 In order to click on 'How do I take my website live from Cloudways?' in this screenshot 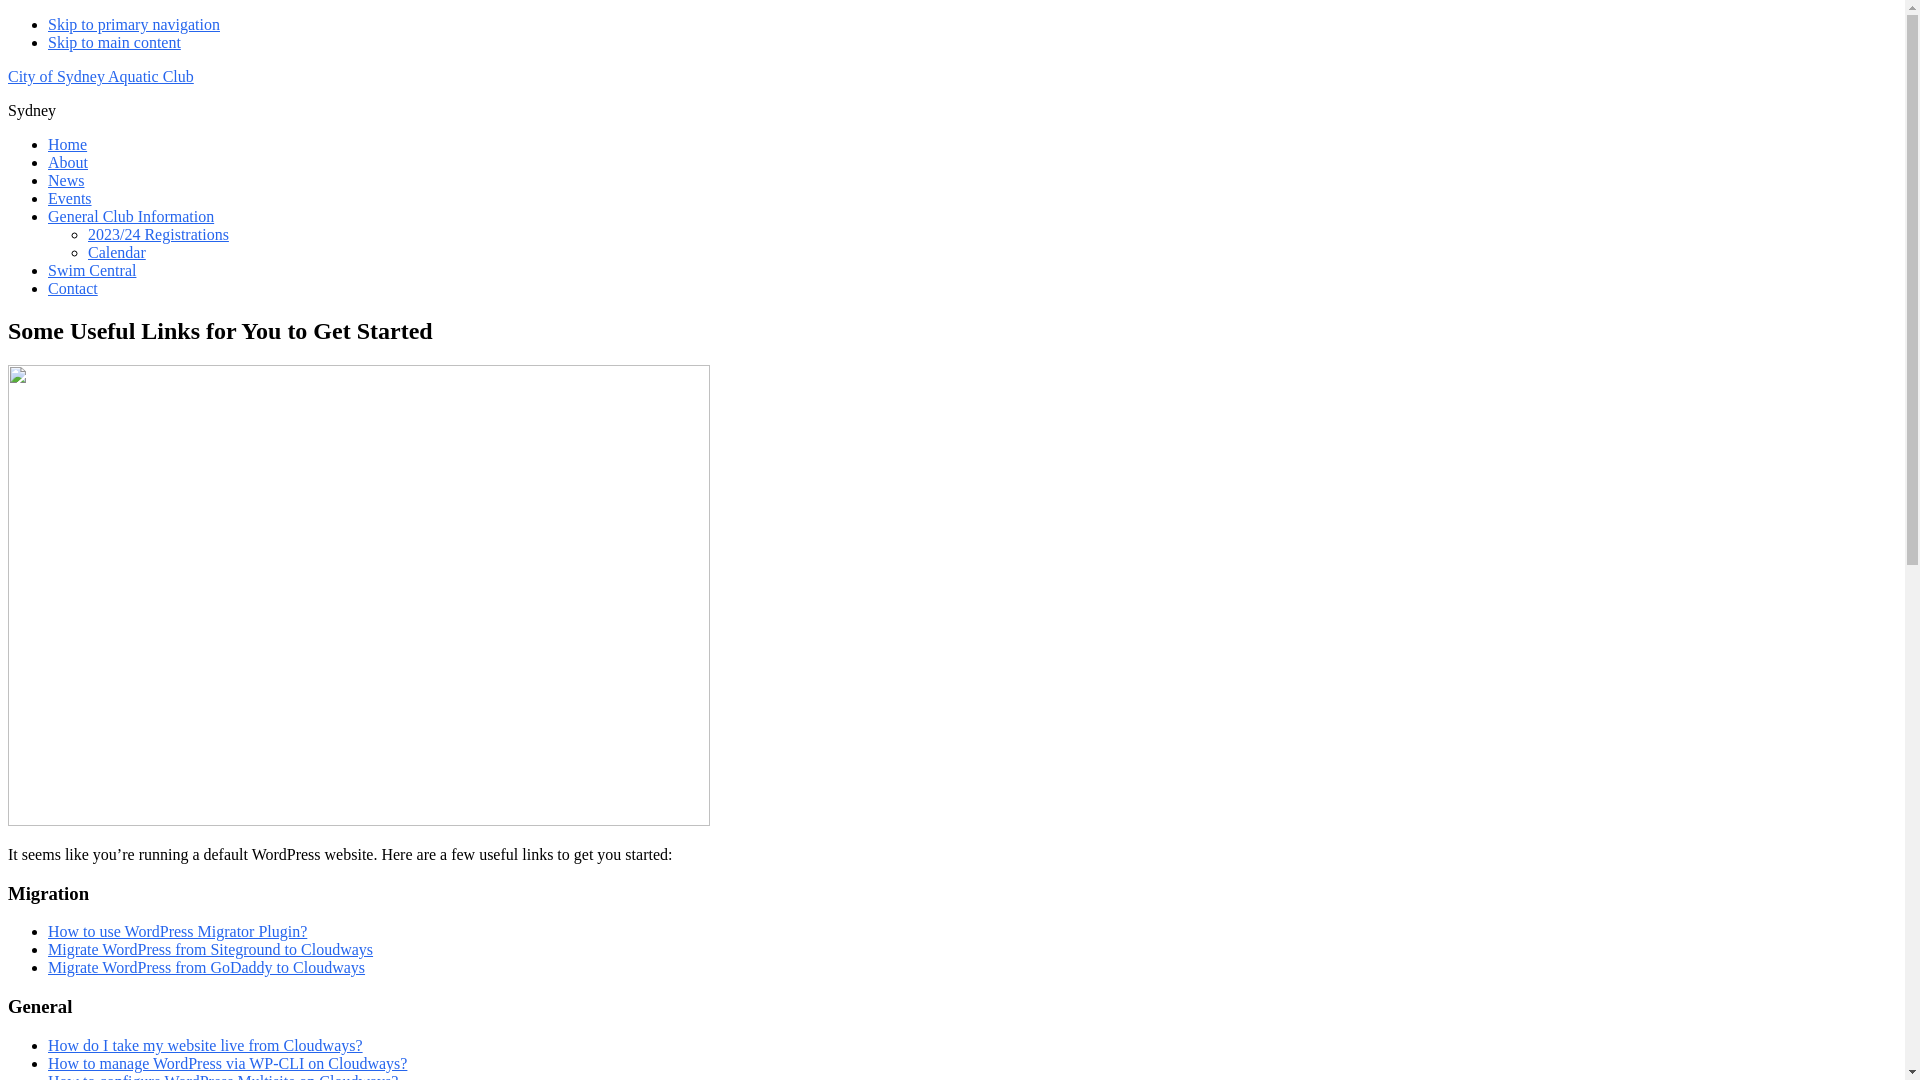, I will do `click(205, 1044)`.